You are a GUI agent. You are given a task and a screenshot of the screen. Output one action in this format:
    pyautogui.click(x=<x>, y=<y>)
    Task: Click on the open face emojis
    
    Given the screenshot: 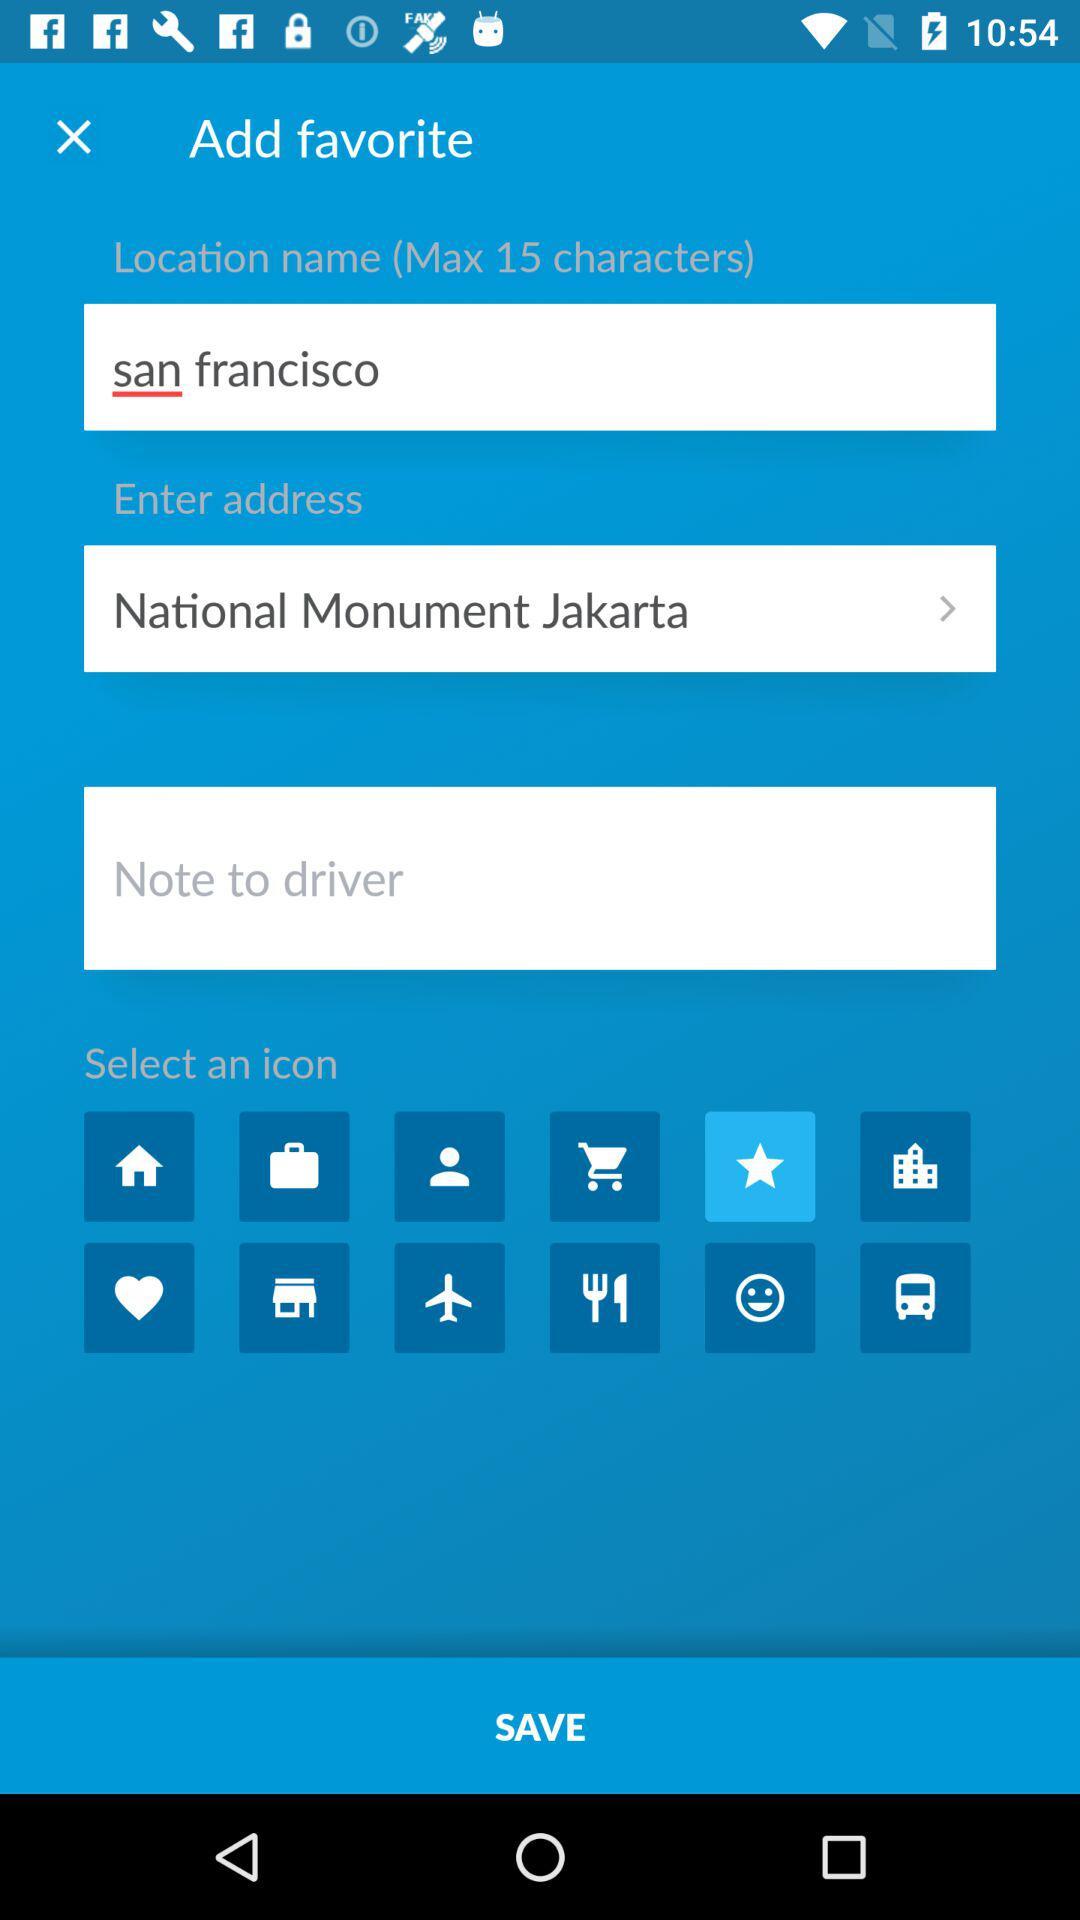 What is the action you would take?
    pyautogui.click(x=760, y=1297)
    